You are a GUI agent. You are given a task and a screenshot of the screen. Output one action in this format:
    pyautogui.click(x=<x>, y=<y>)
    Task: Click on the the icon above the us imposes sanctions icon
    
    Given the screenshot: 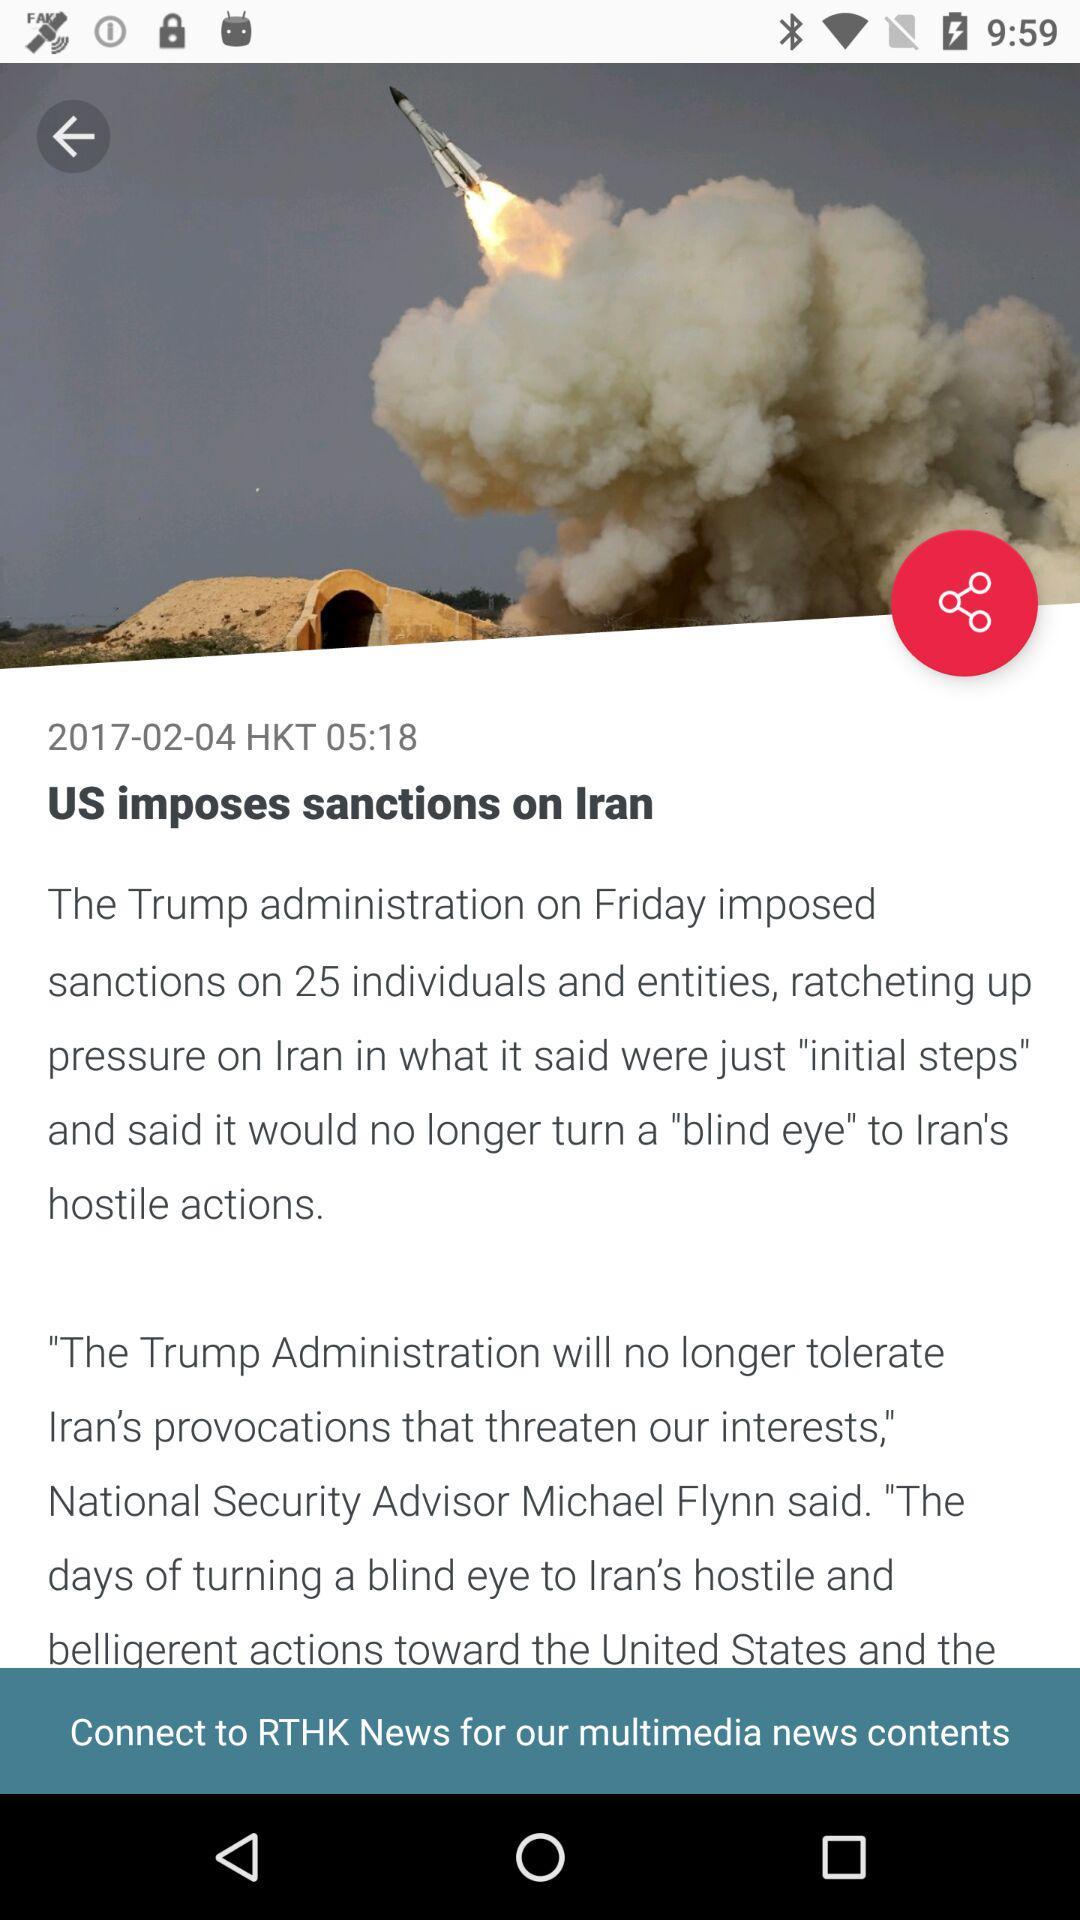 What is the action you would take?
    pyautogui.click(x=963, y=602)
    